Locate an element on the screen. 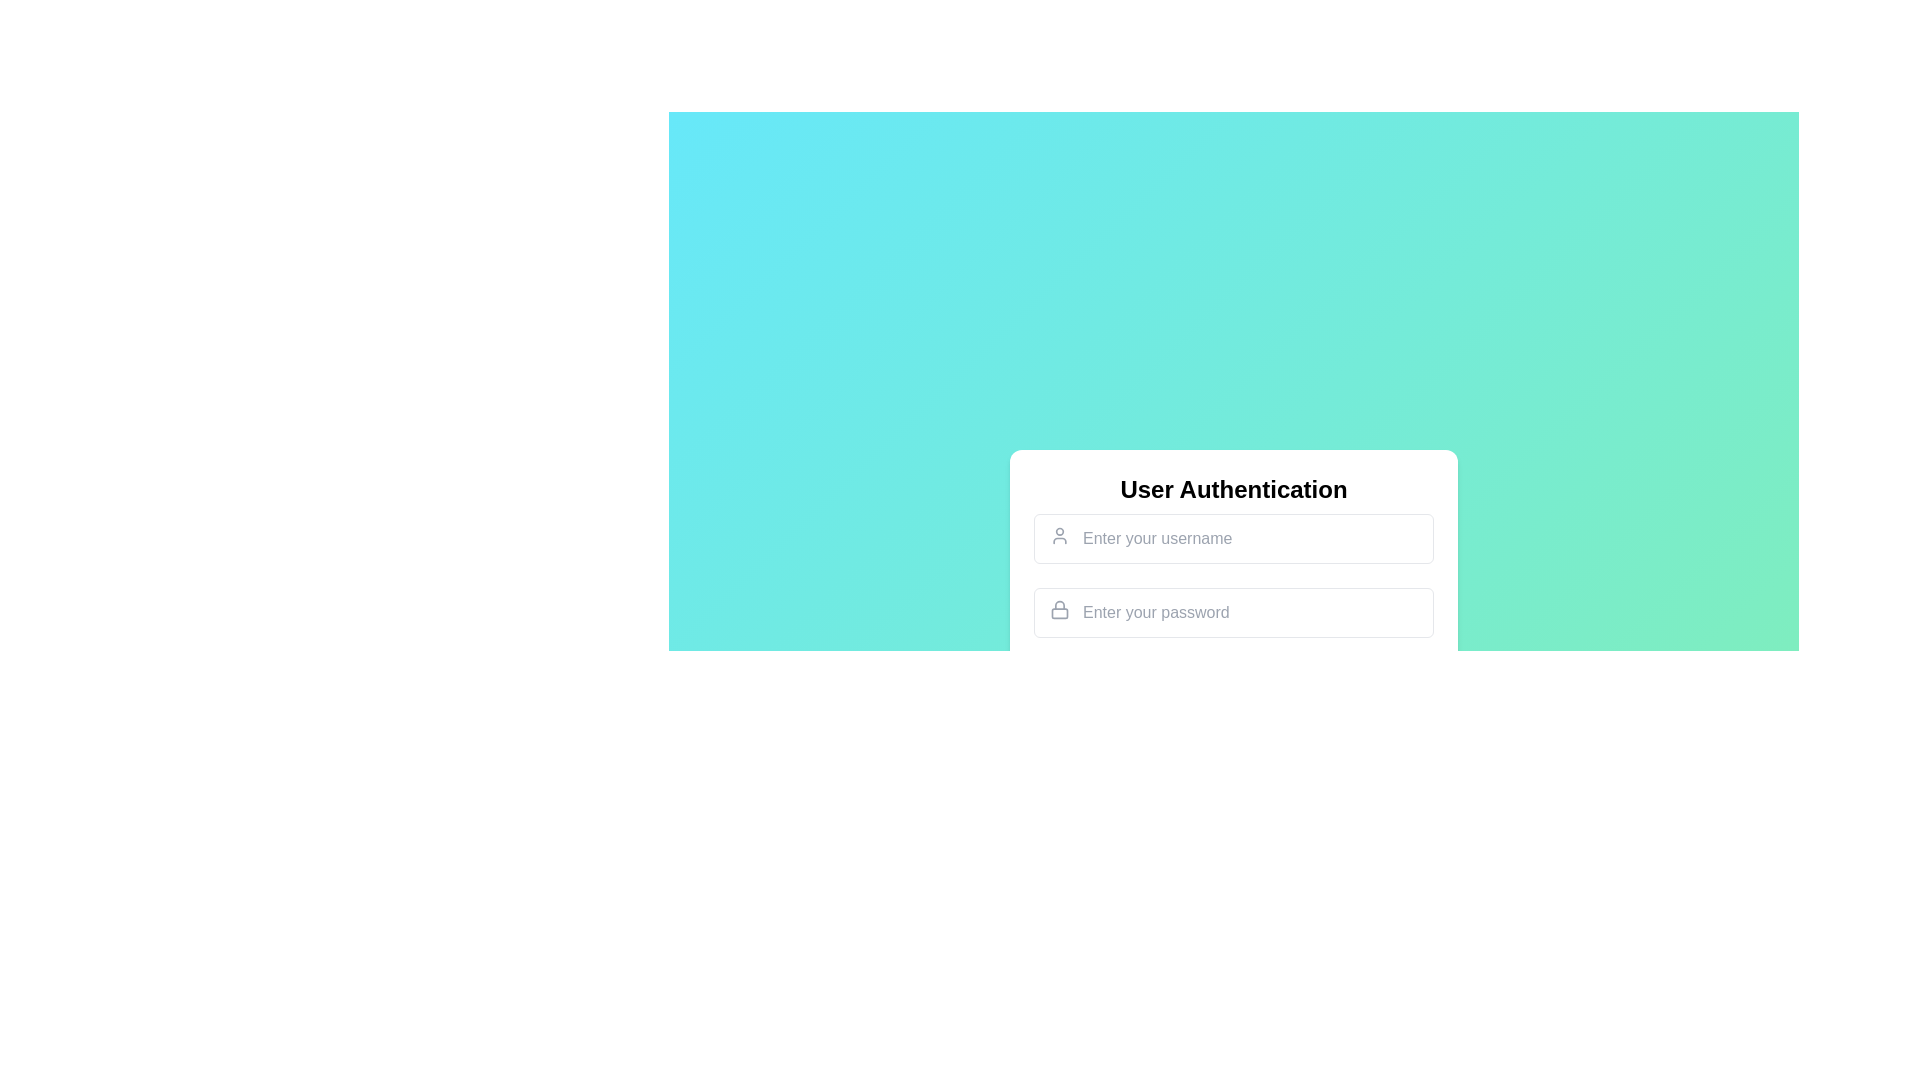  the keyhole element of the lock icon in the password input section of the User Authentication form is located at coordinates (1059, 612).